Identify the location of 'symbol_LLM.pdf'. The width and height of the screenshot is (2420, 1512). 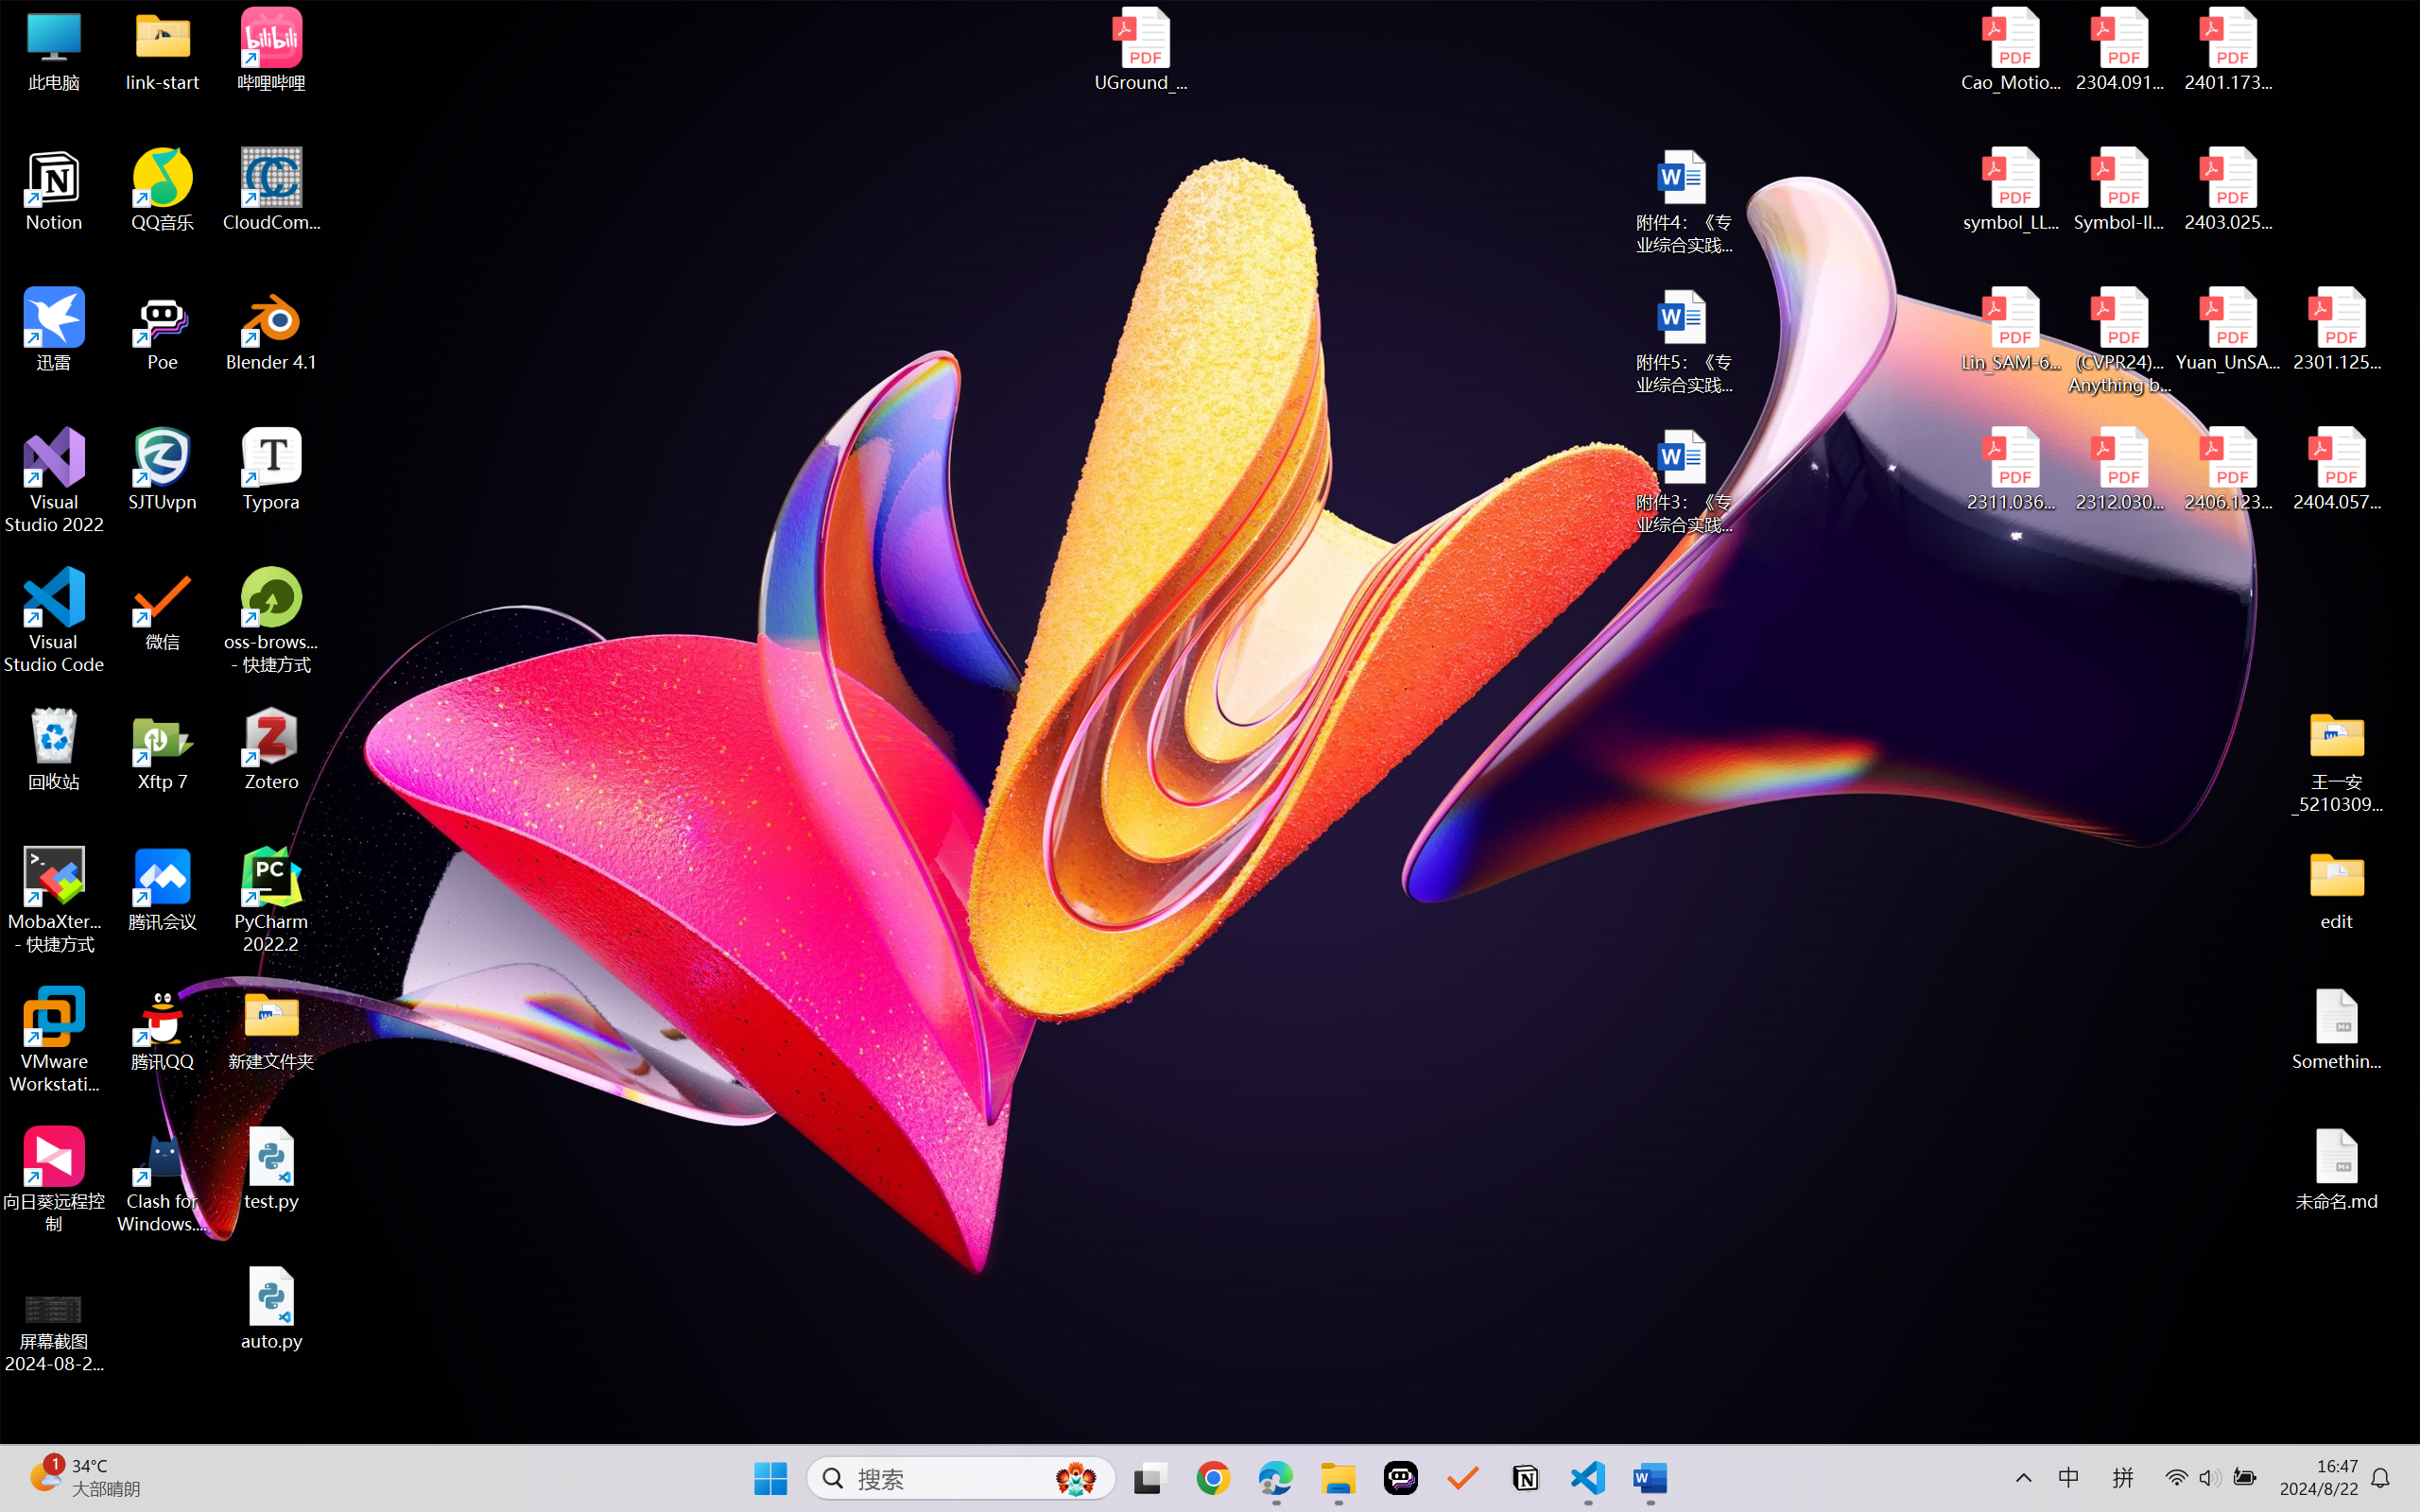
(2011, 190).